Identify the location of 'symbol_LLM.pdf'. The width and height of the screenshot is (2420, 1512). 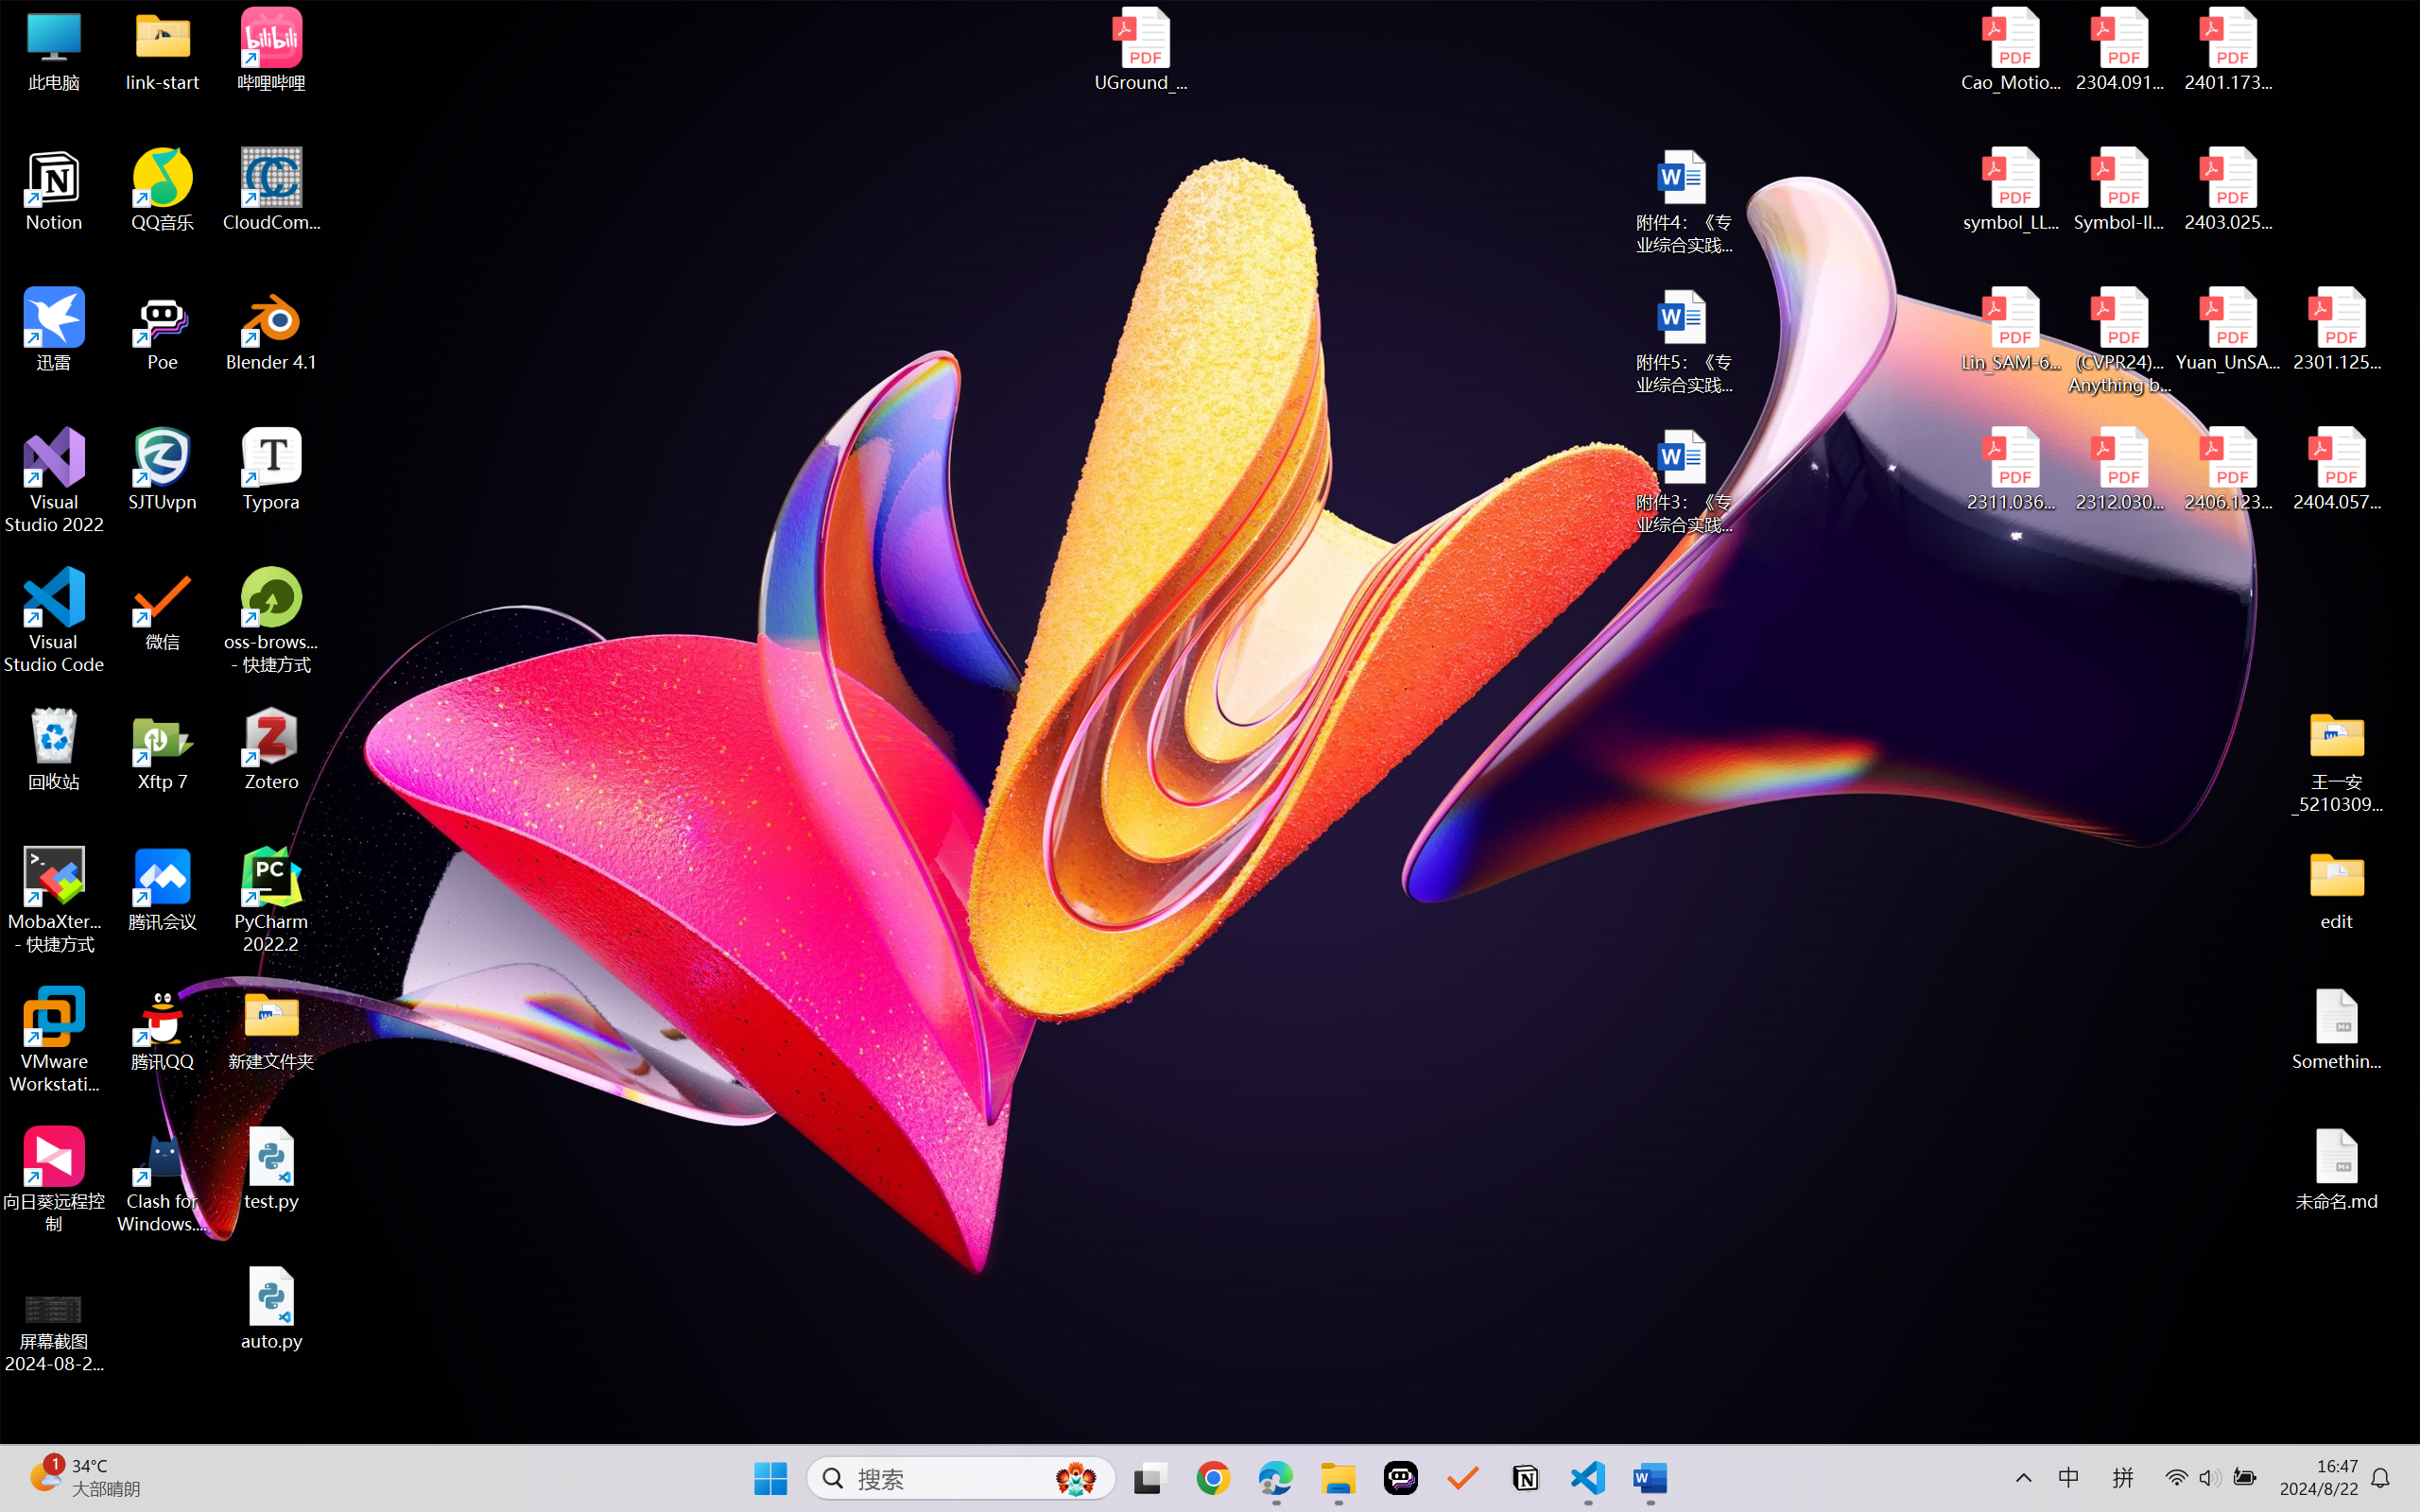
(2011, 190).